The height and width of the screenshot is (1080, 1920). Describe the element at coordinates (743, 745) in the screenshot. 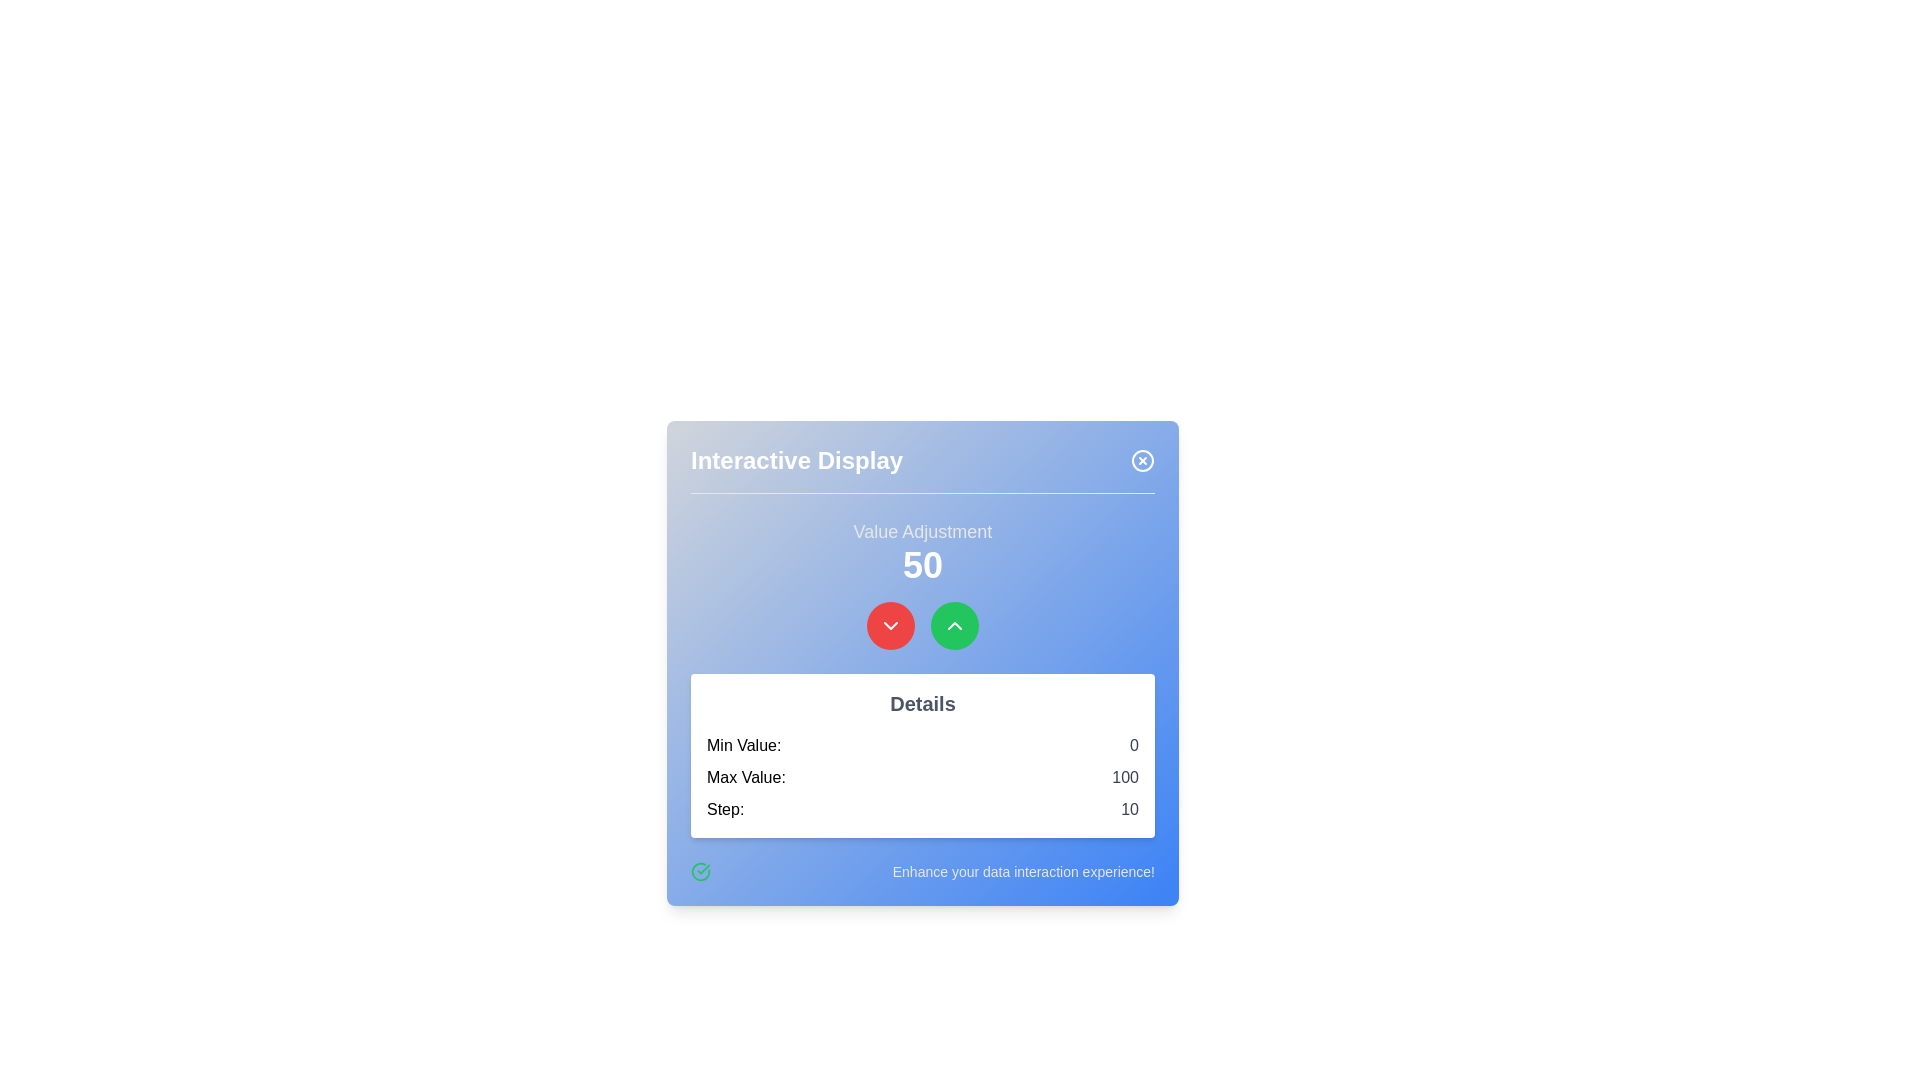

I see `the text label that describes the minimum value in the 'Details' section of the 'Interactive Display' dialog box` at that location.